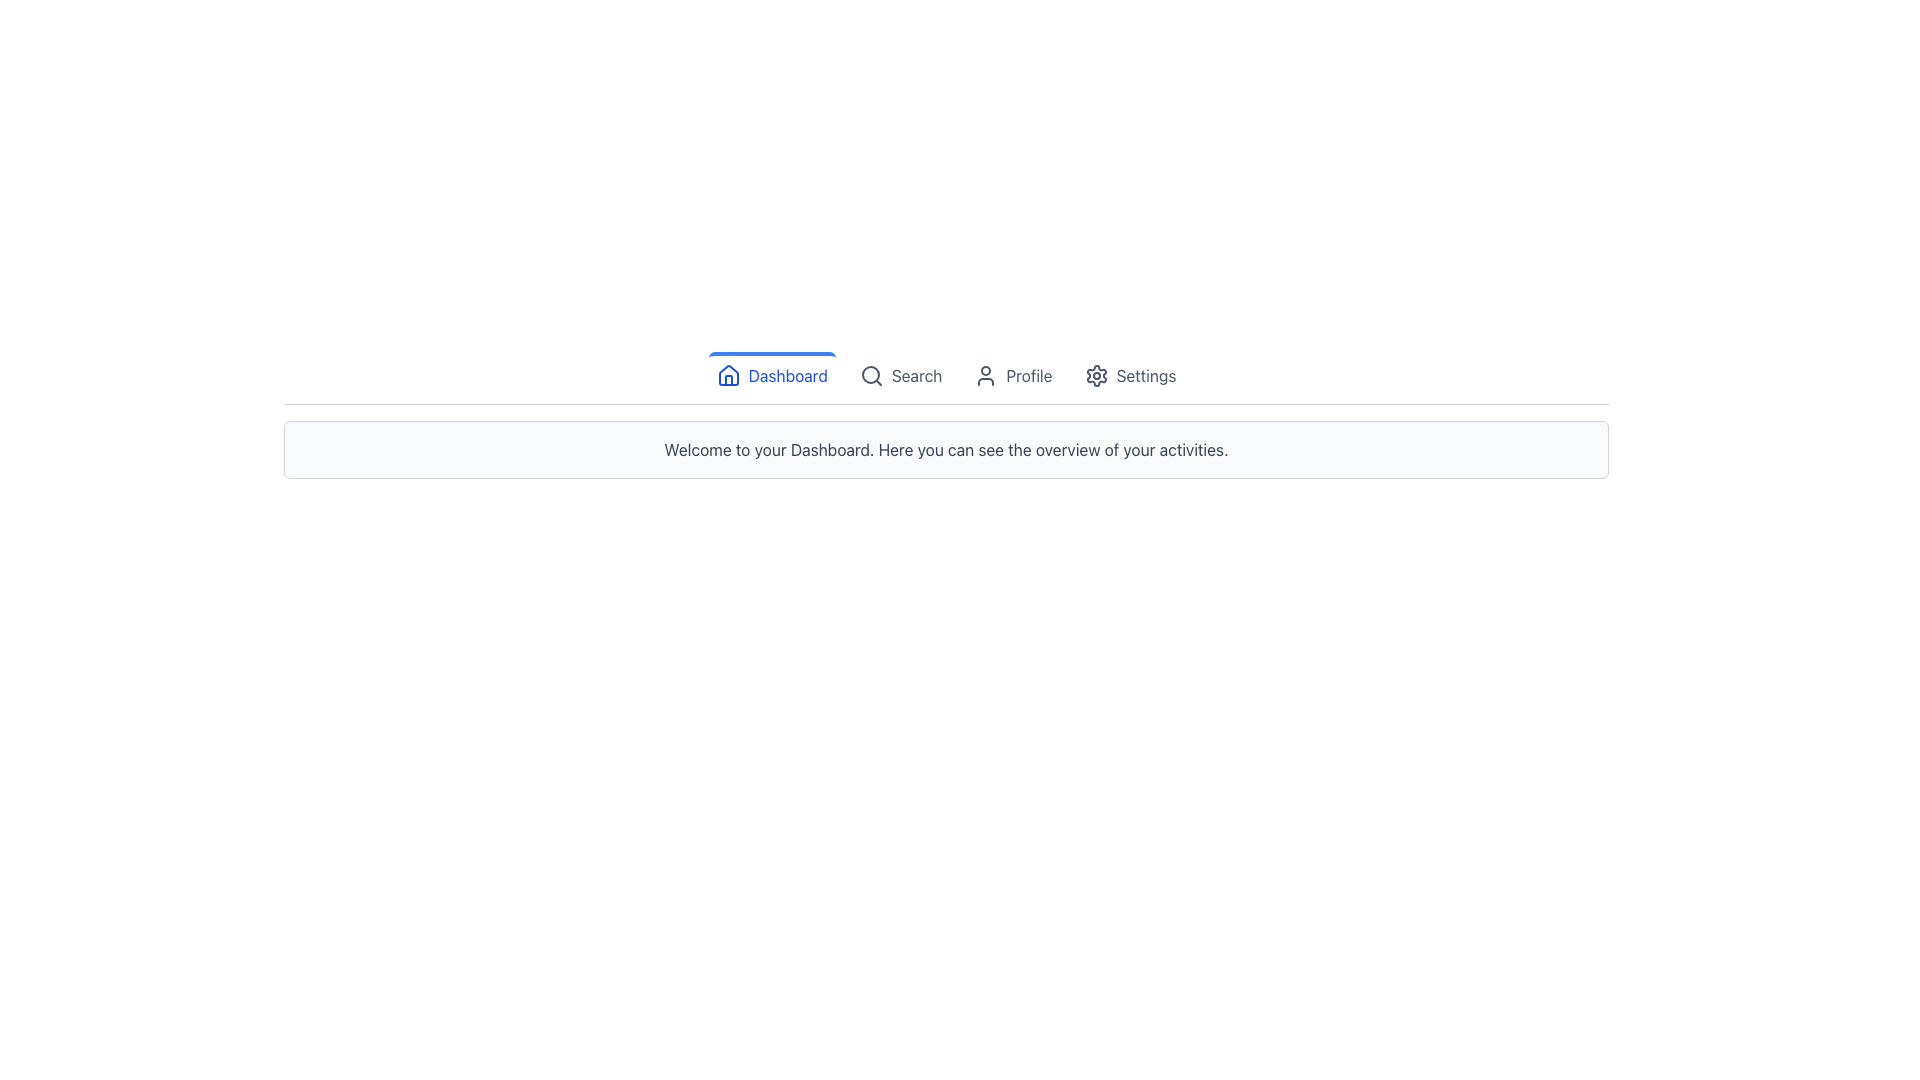 This screenshot has height=1080, width=1920. What do you see at coordinates (1095, 375) in the screenshot?
I see `the cogwheel icon representing settings, located in the navigation bar near the 'Settings' label` at bounding box center [1095, 375].